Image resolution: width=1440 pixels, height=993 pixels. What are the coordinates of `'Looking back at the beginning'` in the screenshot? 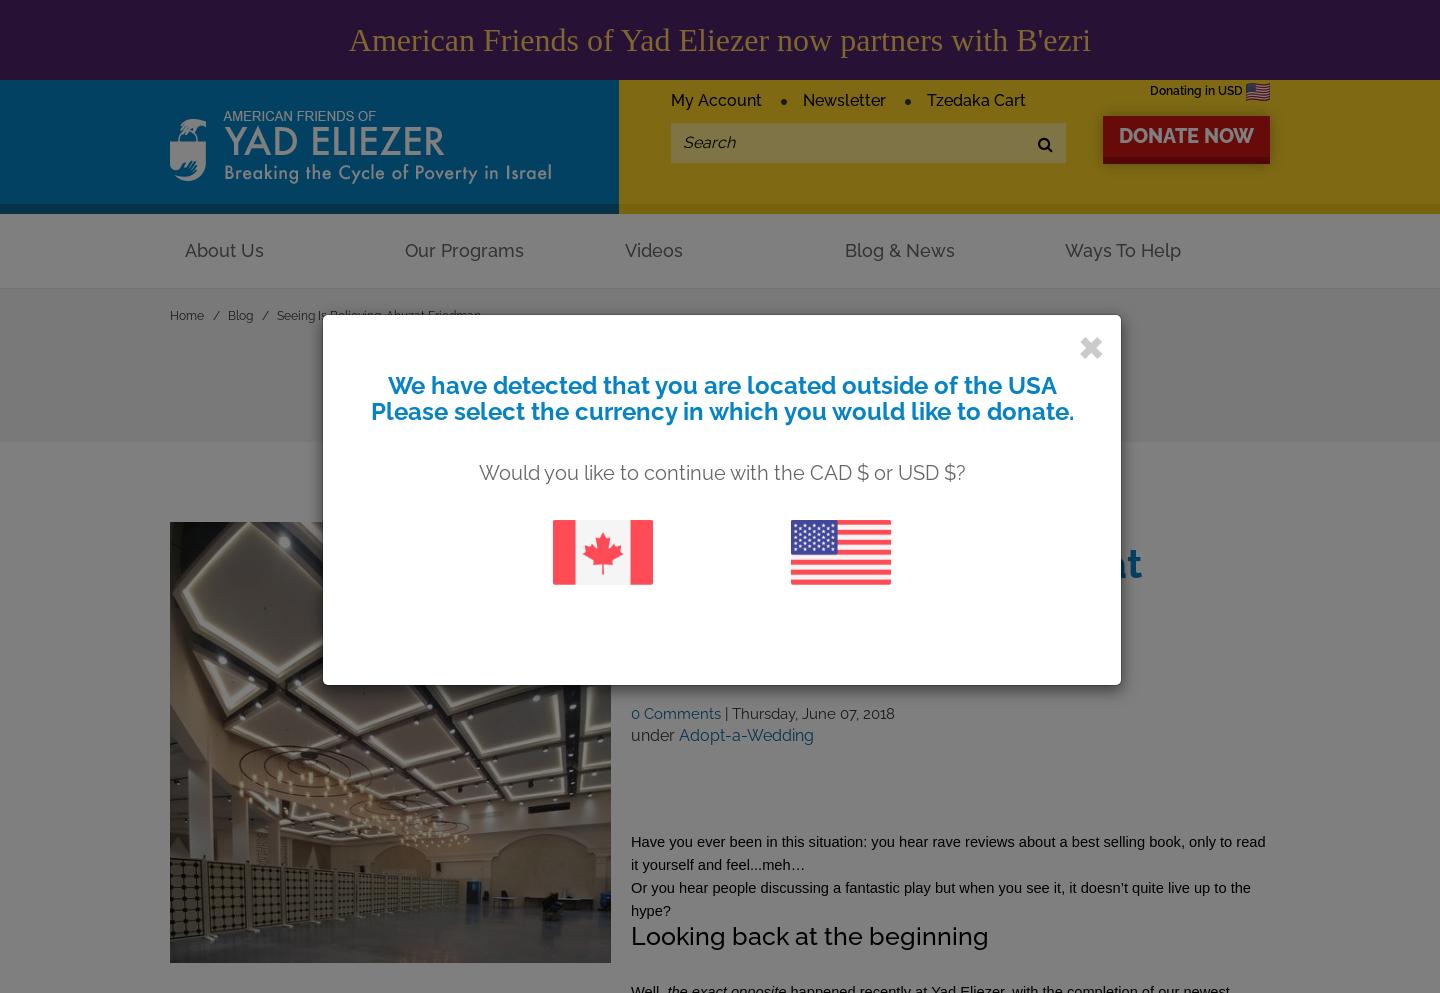 It's located at (810, 934).